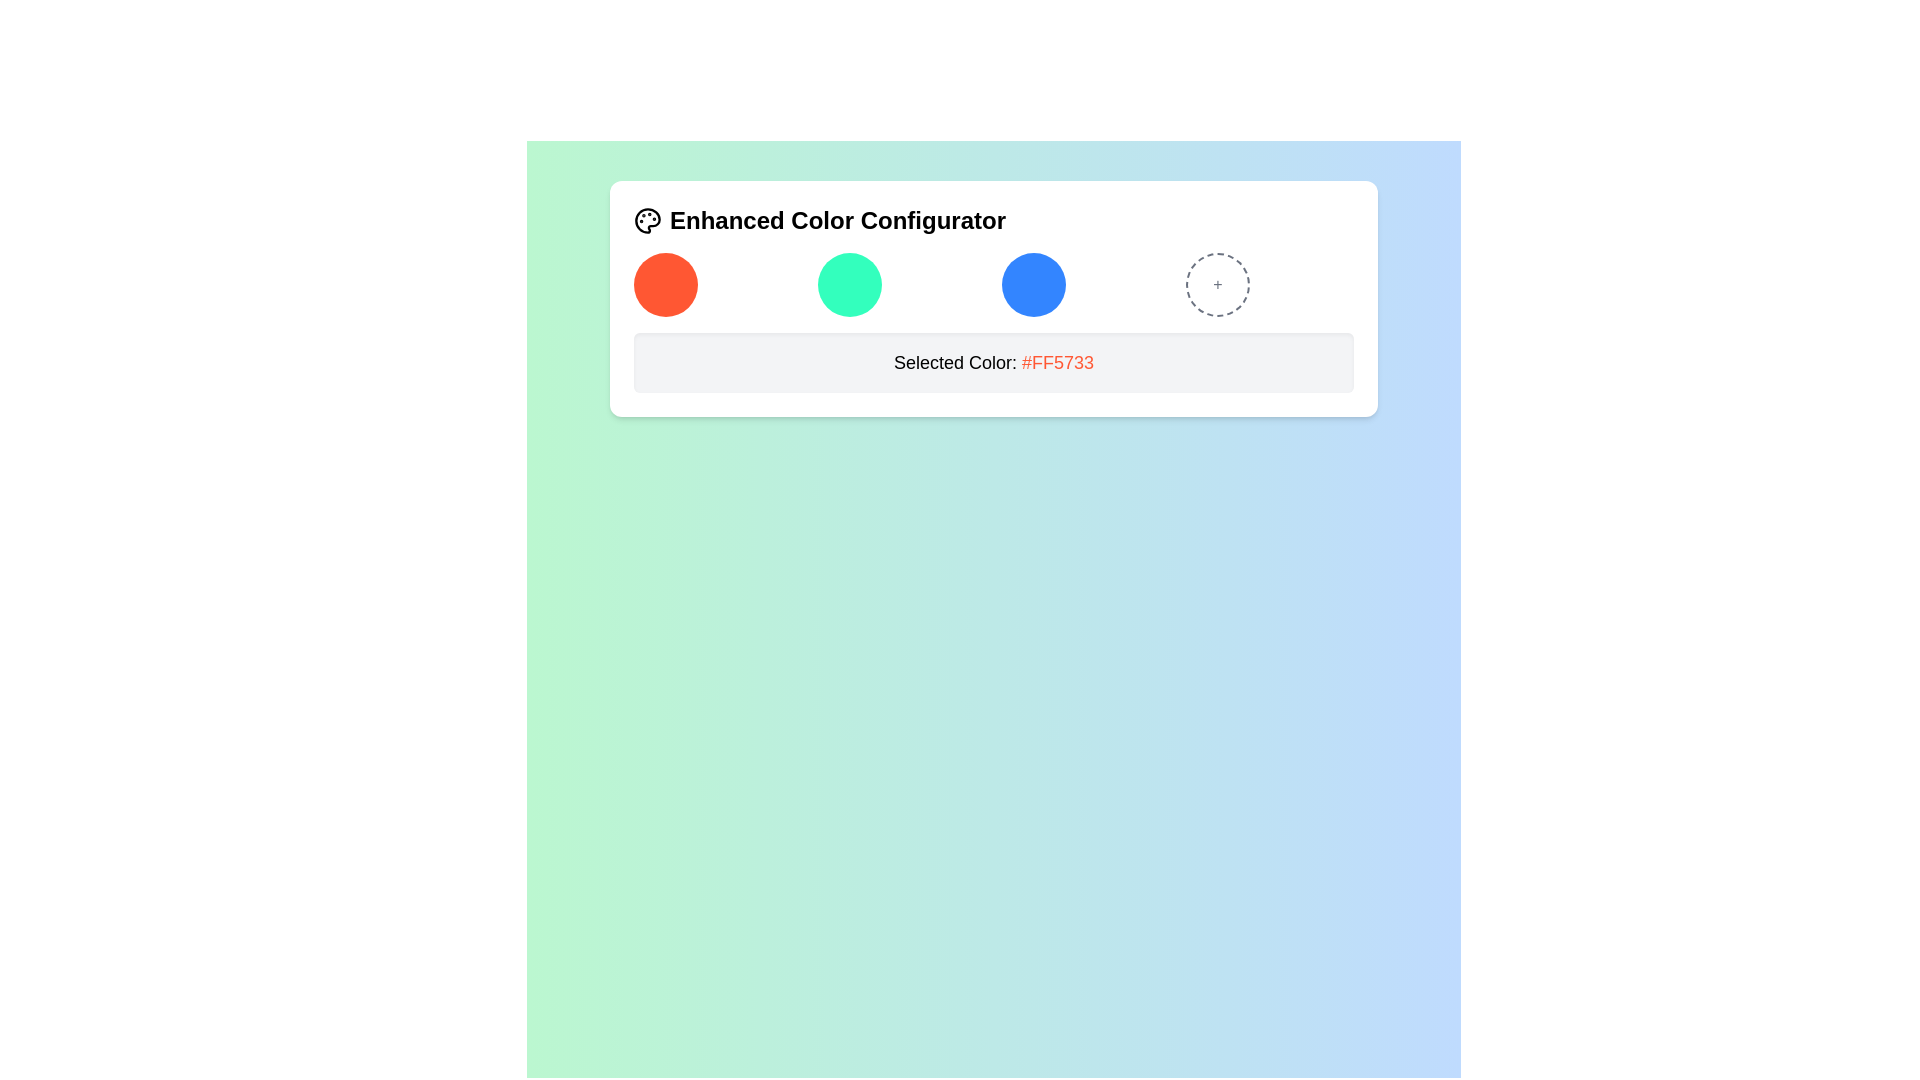  What do you see at coordinates (849, 285) in the screenshot?
I see `the vibrant green circular selectable button located between the orange circle on the left and the blue circle on the right` at bounding box center [849, 285].